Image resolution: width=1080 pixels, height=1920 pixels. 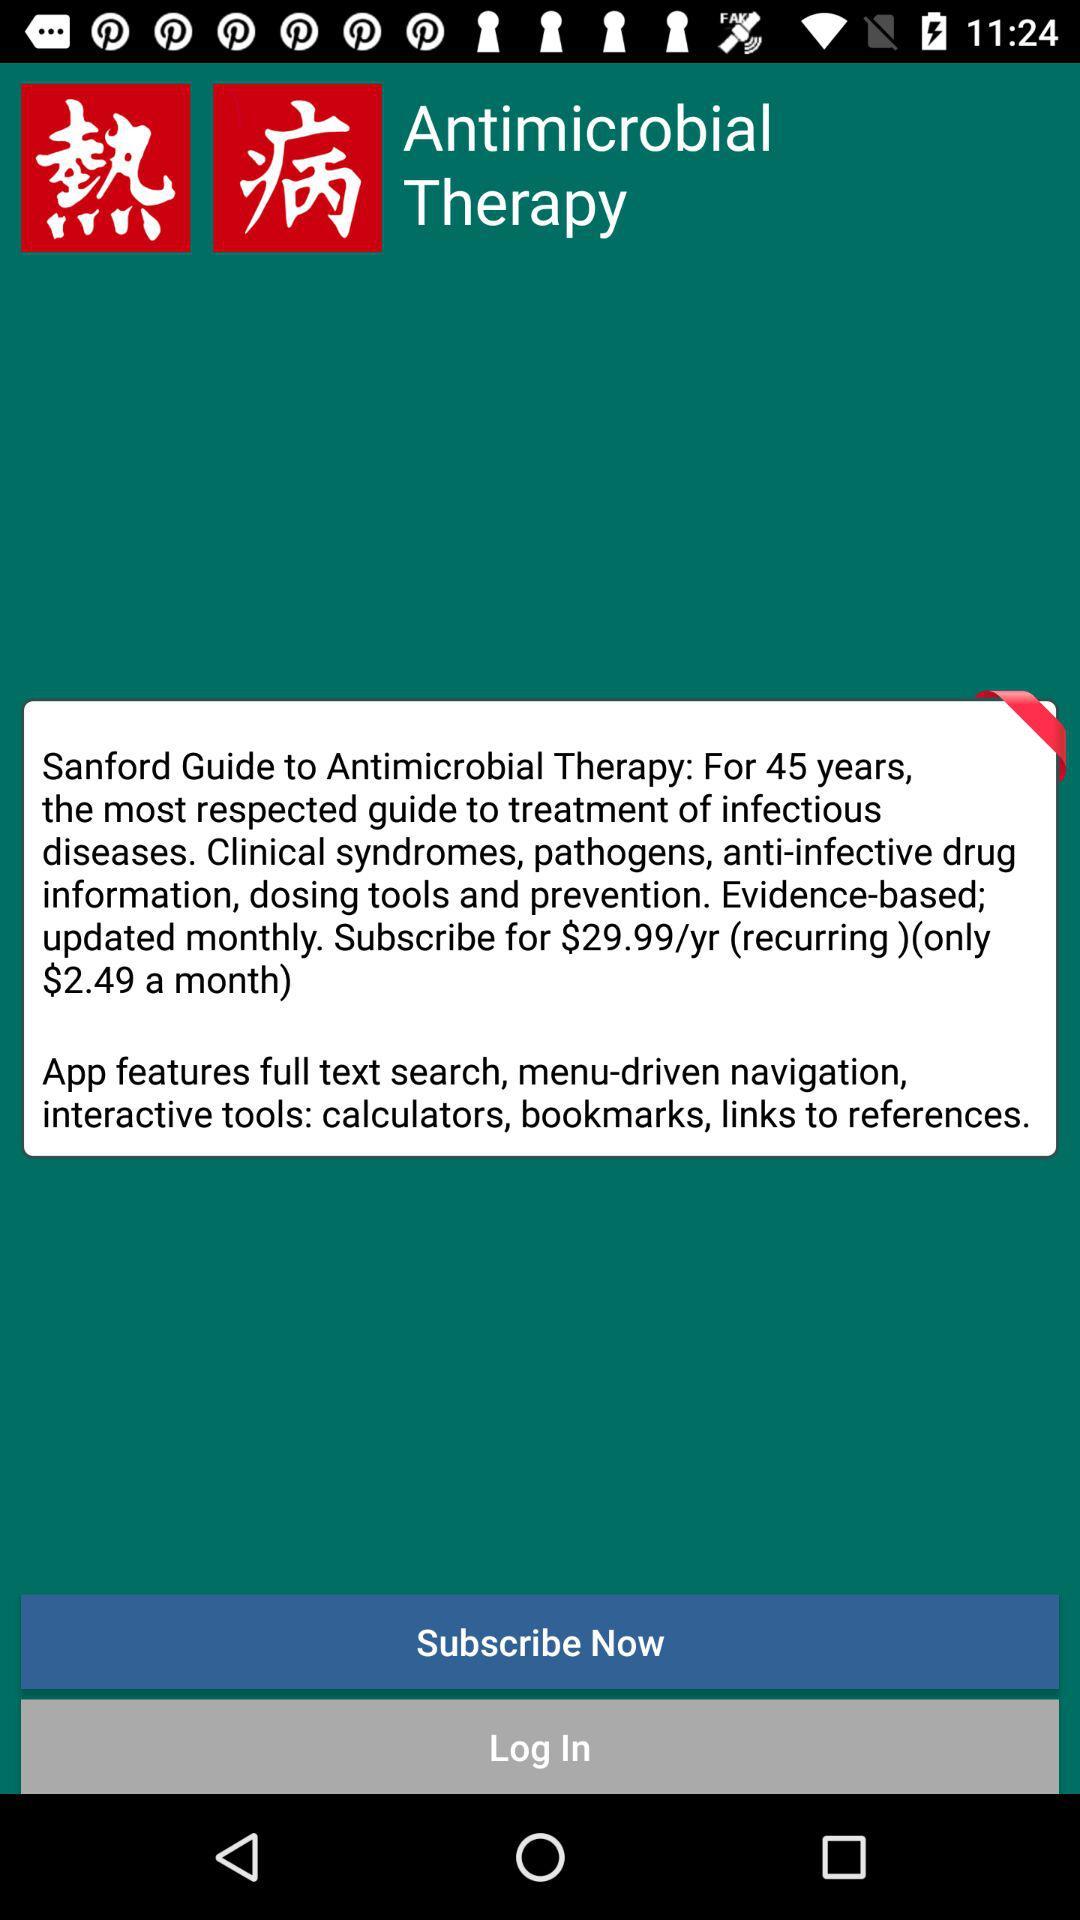 I want to click on the icon below app features full item, so click(x=540, y=1641).